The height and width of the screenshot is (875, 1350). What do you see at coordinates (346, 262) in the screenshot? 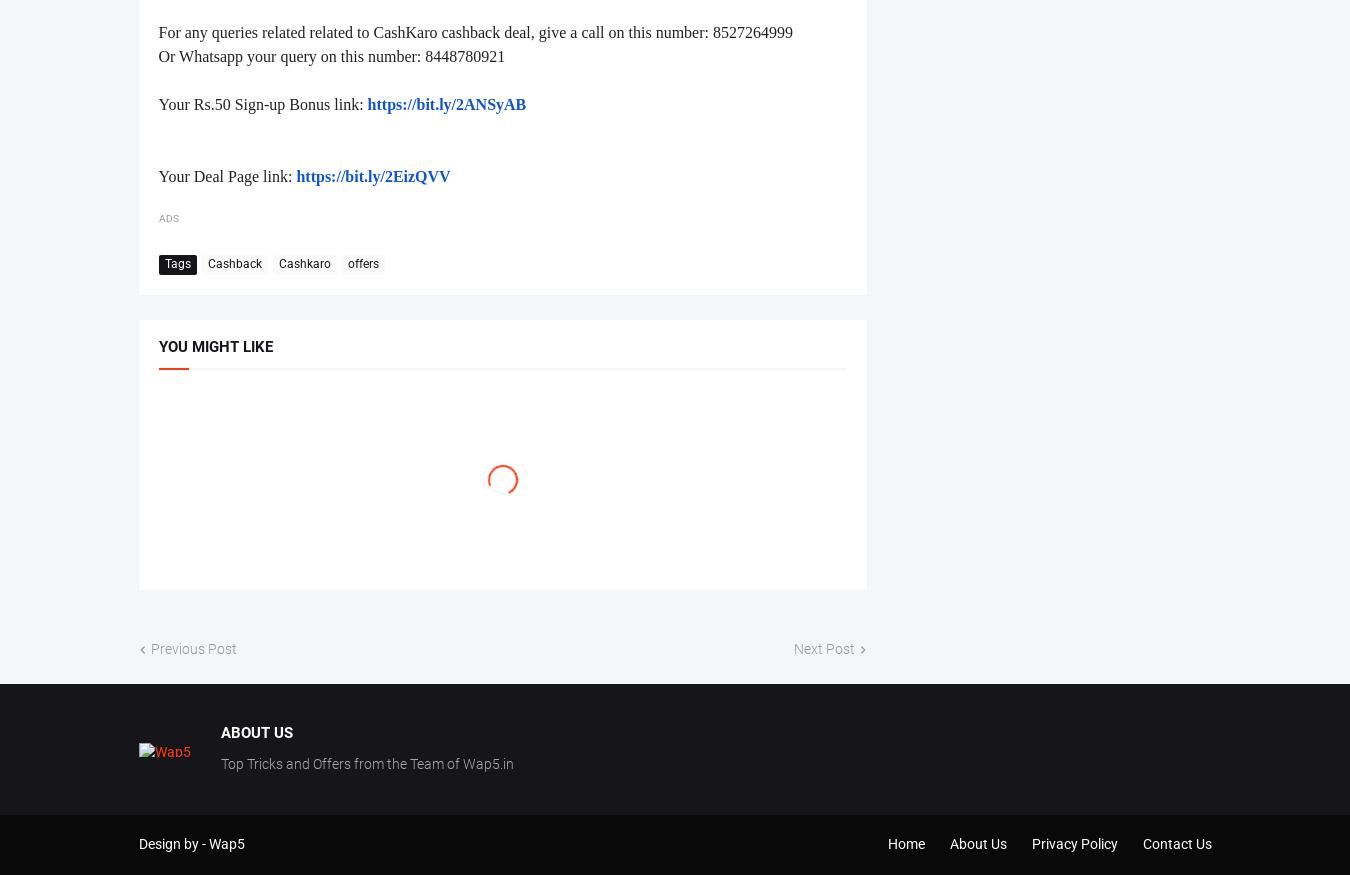
I see `'offers'` at bounding box center [346, 262].